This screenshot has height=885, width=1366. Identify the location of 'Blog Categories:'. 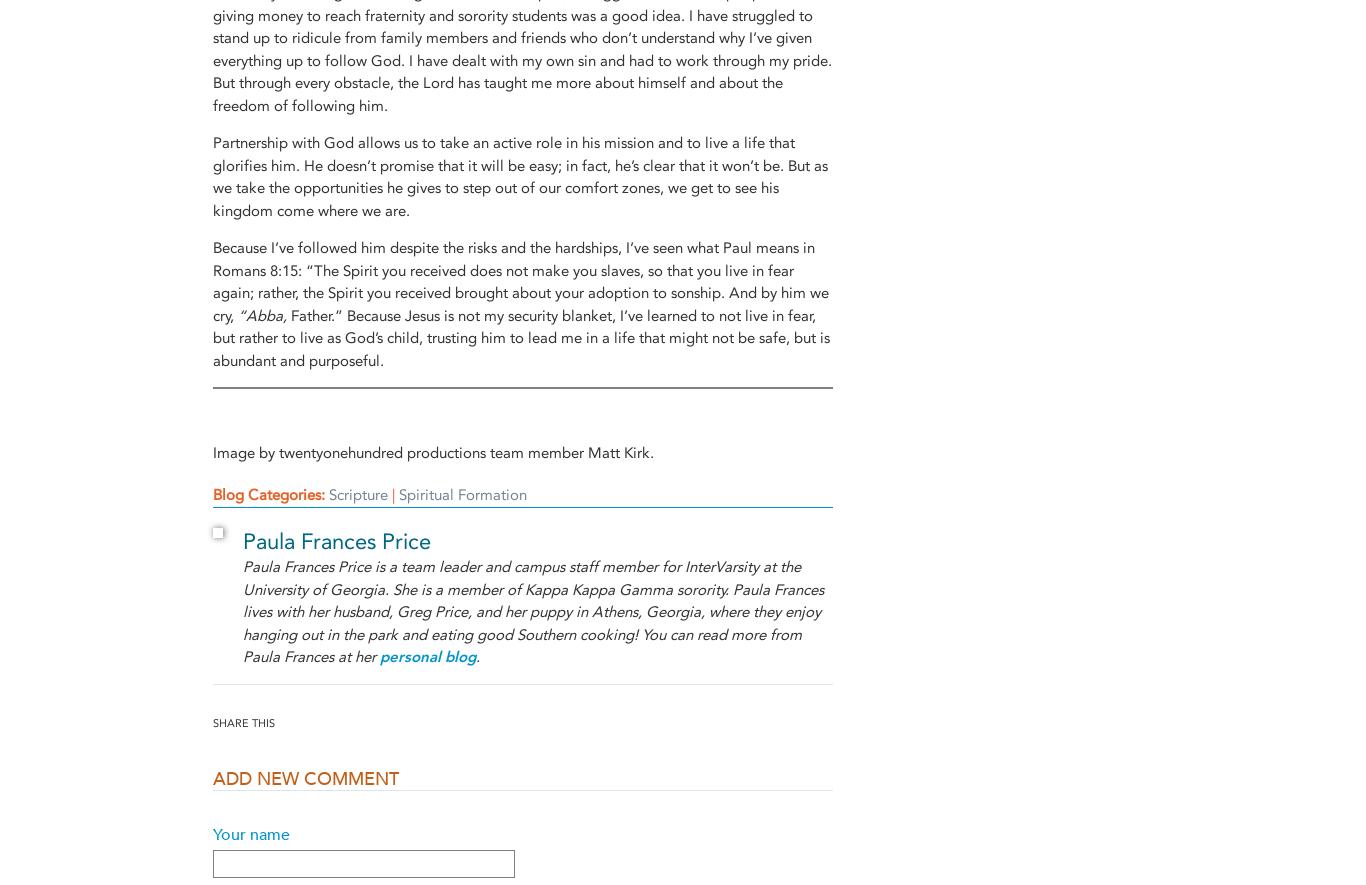
(271, 494).